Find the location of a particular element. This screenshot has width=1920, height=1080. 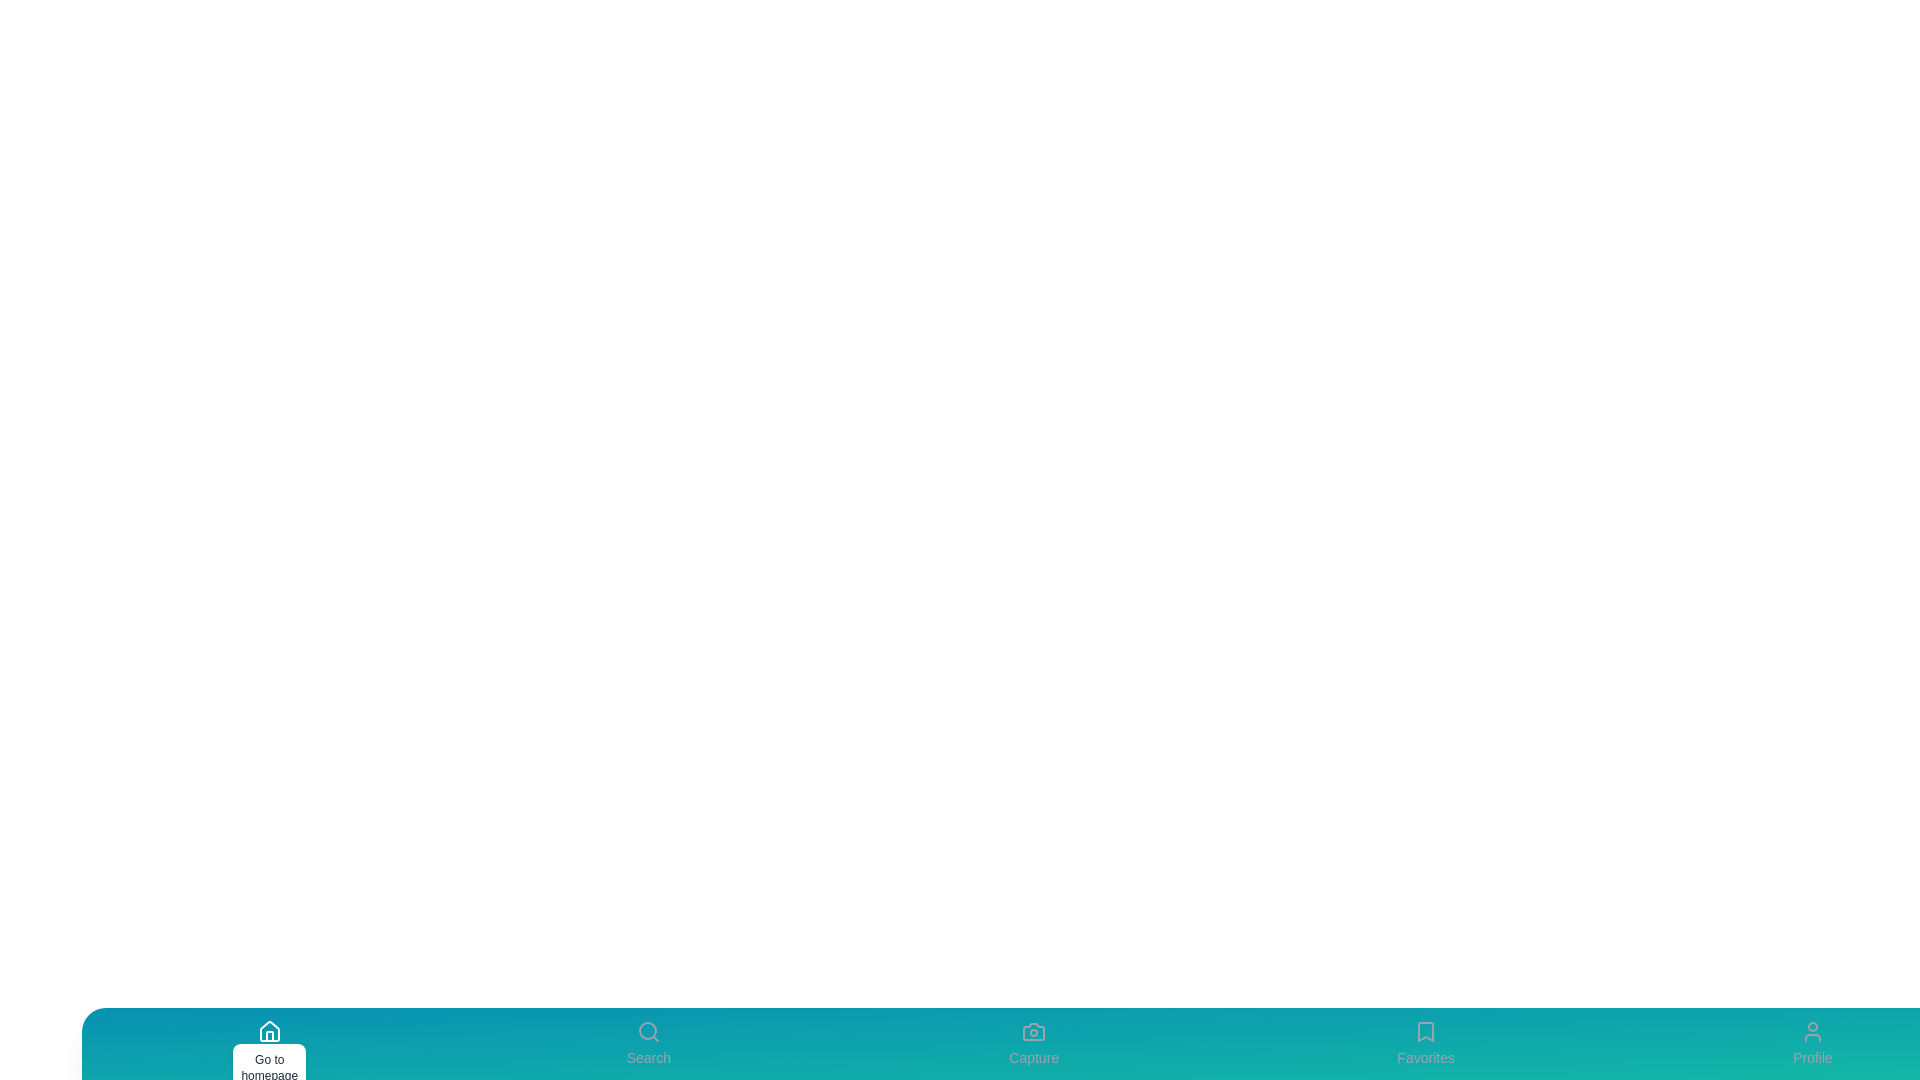

the Favorites tab to view its details is located at coordinates (1425, 1043).